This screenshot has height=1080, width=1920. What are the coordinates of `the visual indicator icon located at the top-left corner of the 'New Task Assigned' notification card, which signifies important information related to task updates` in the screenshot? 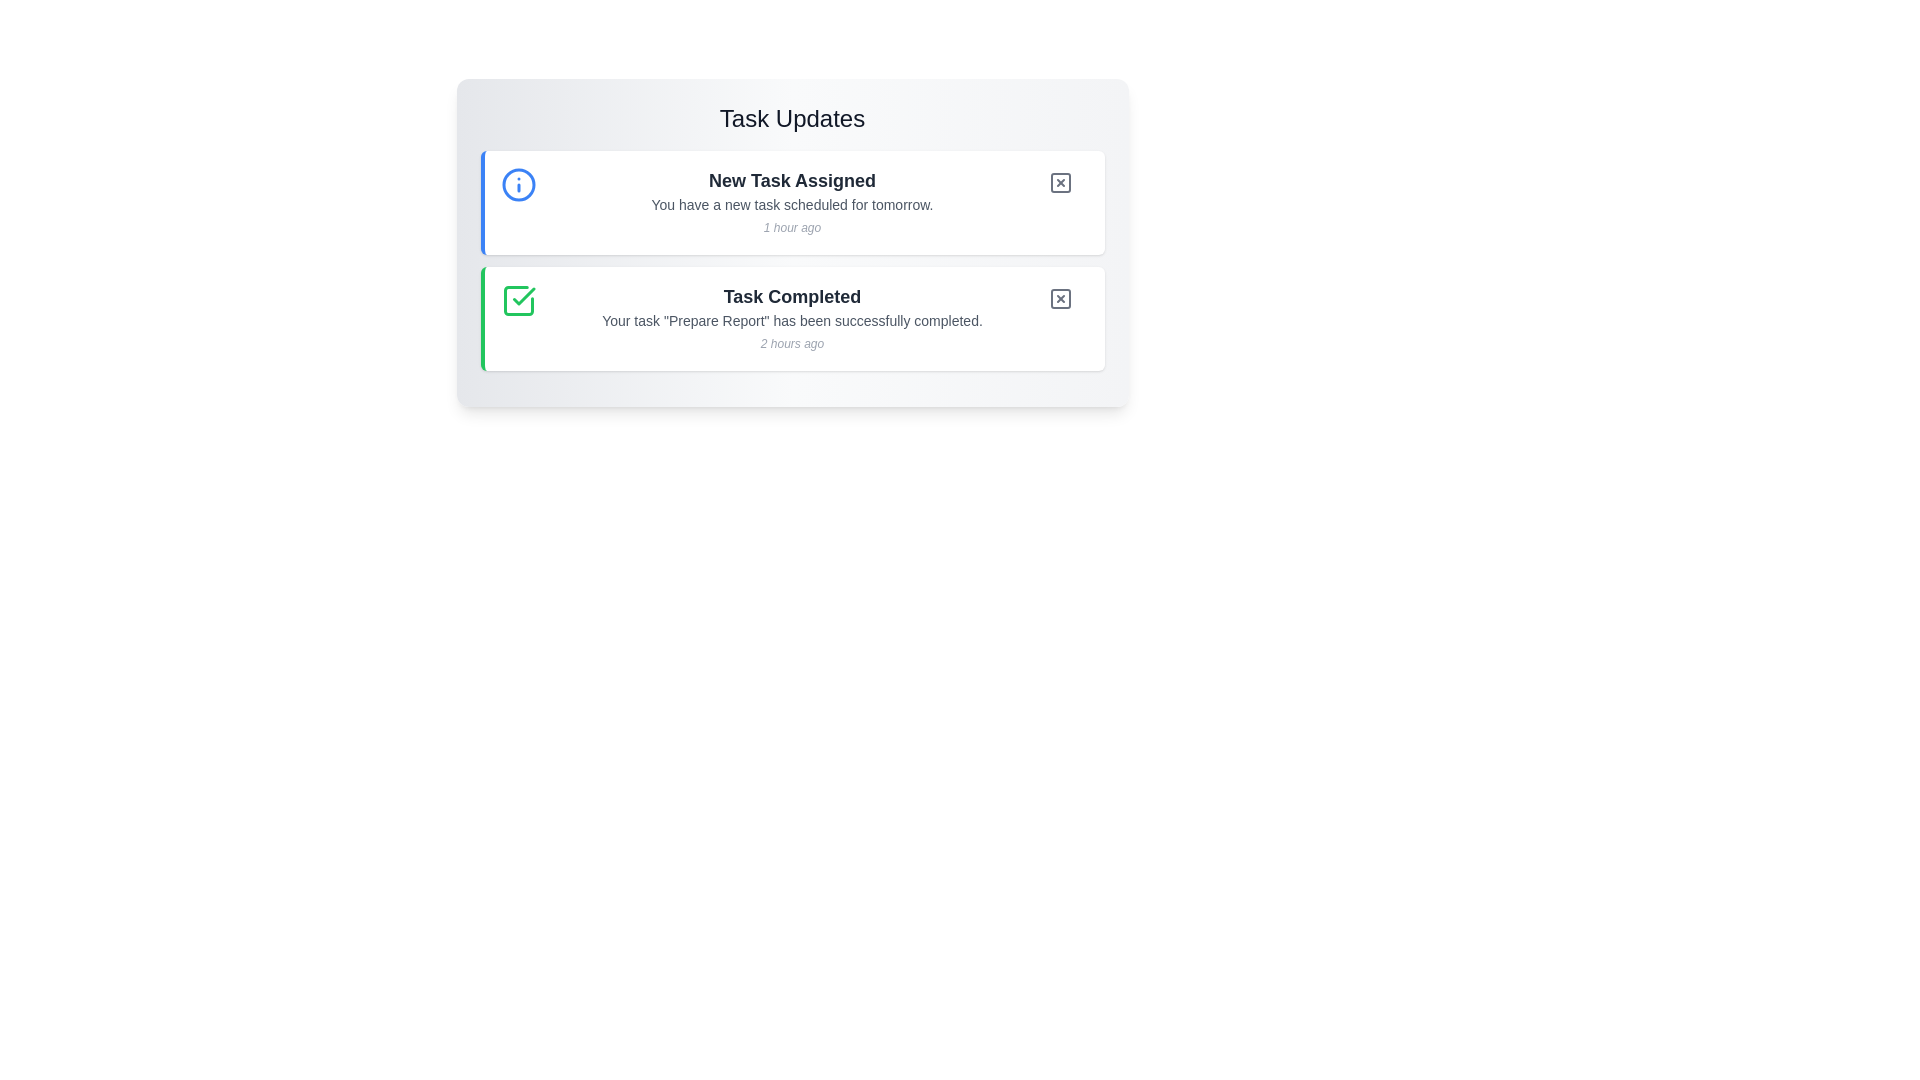 It's located at (526, 203).